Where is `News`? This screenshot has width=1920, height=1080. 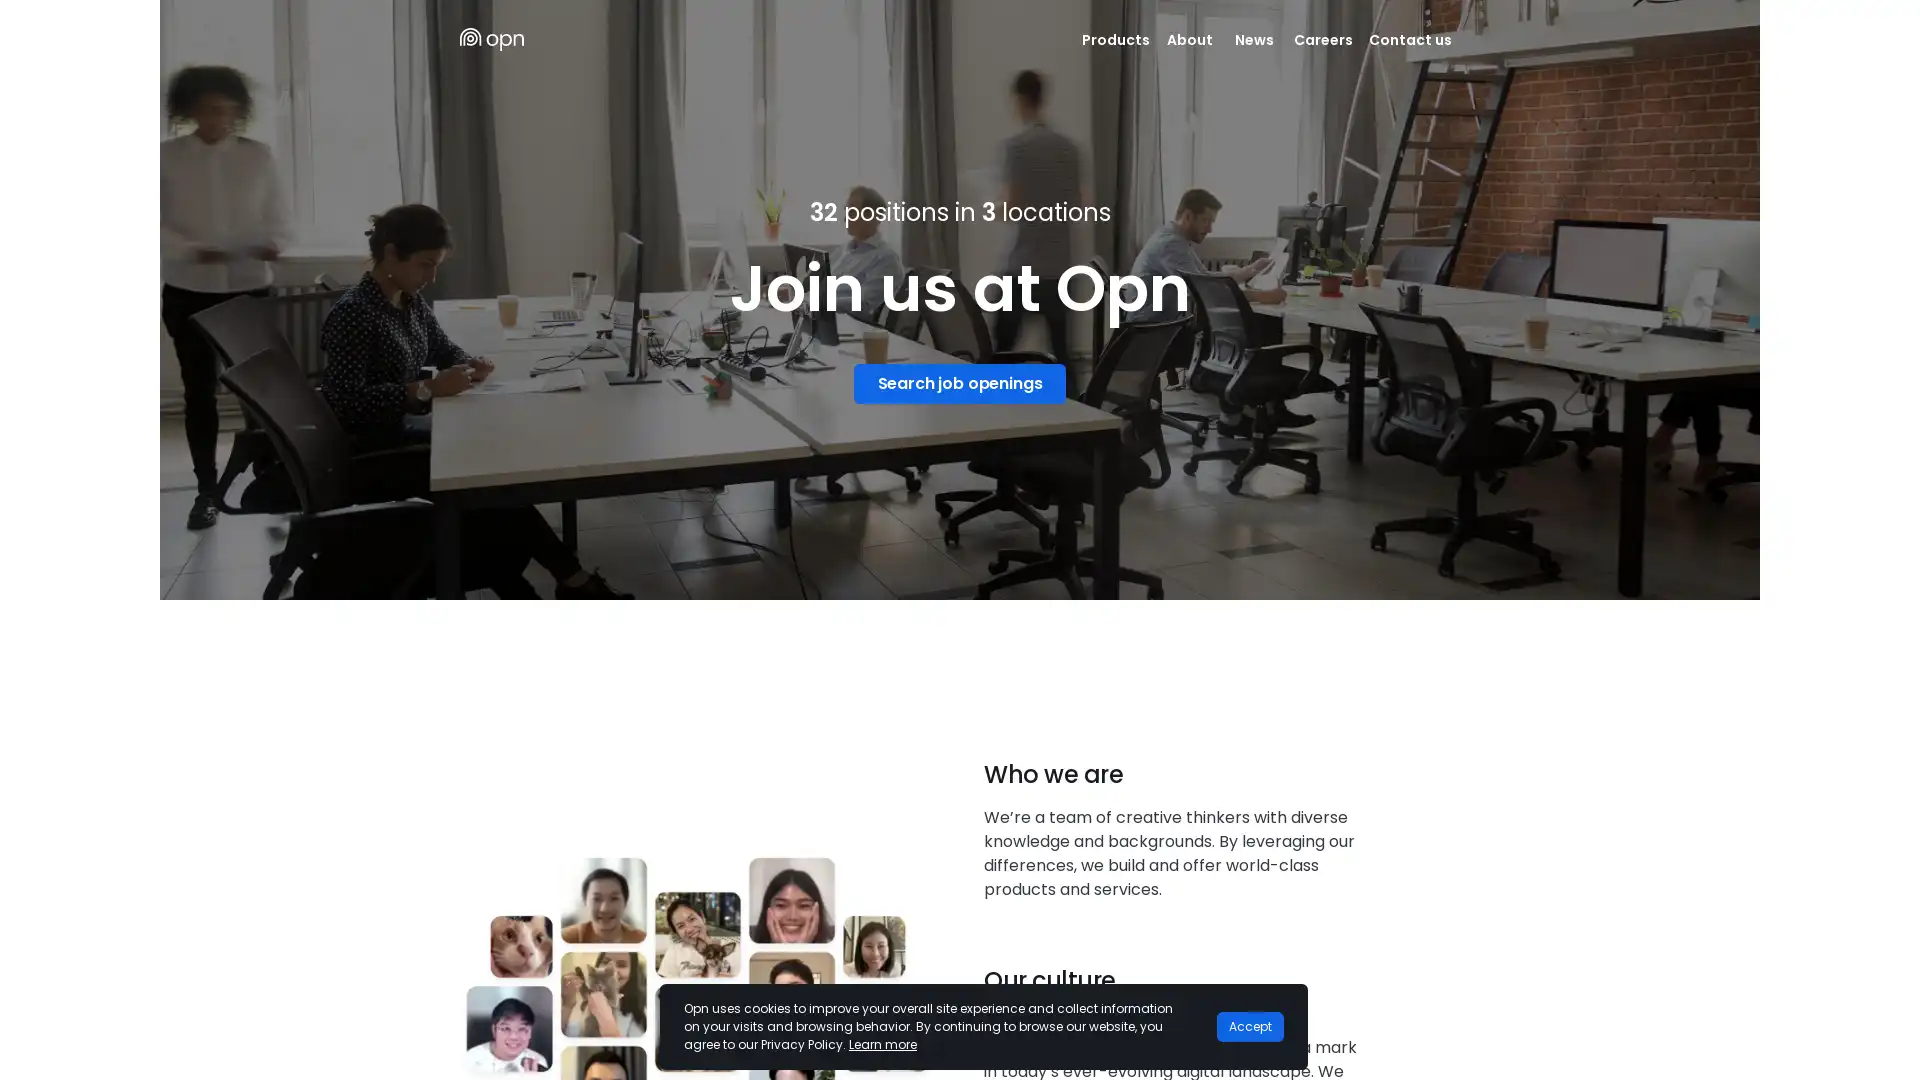 News is located at coordinates (1252, 39).